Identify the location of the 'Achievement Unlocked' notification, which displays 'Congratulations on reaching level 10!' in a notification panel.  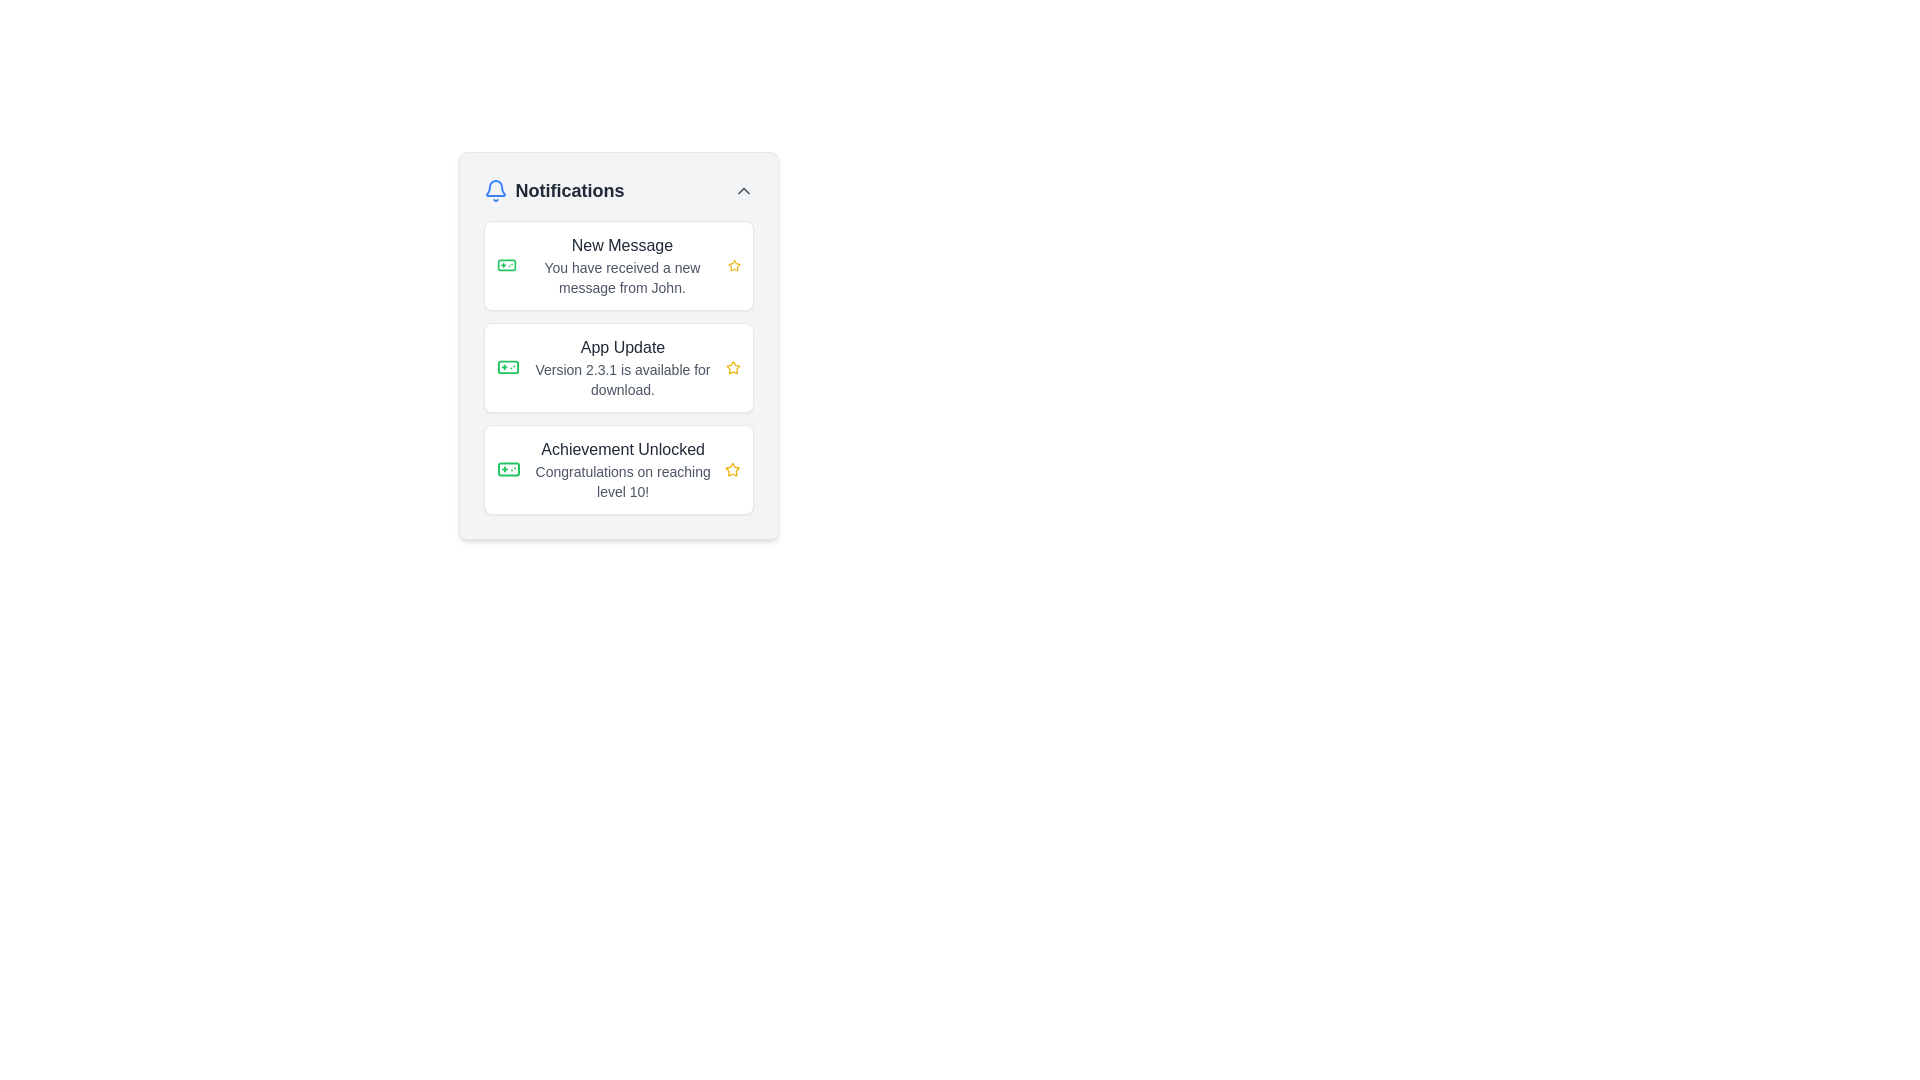
(622, 470).